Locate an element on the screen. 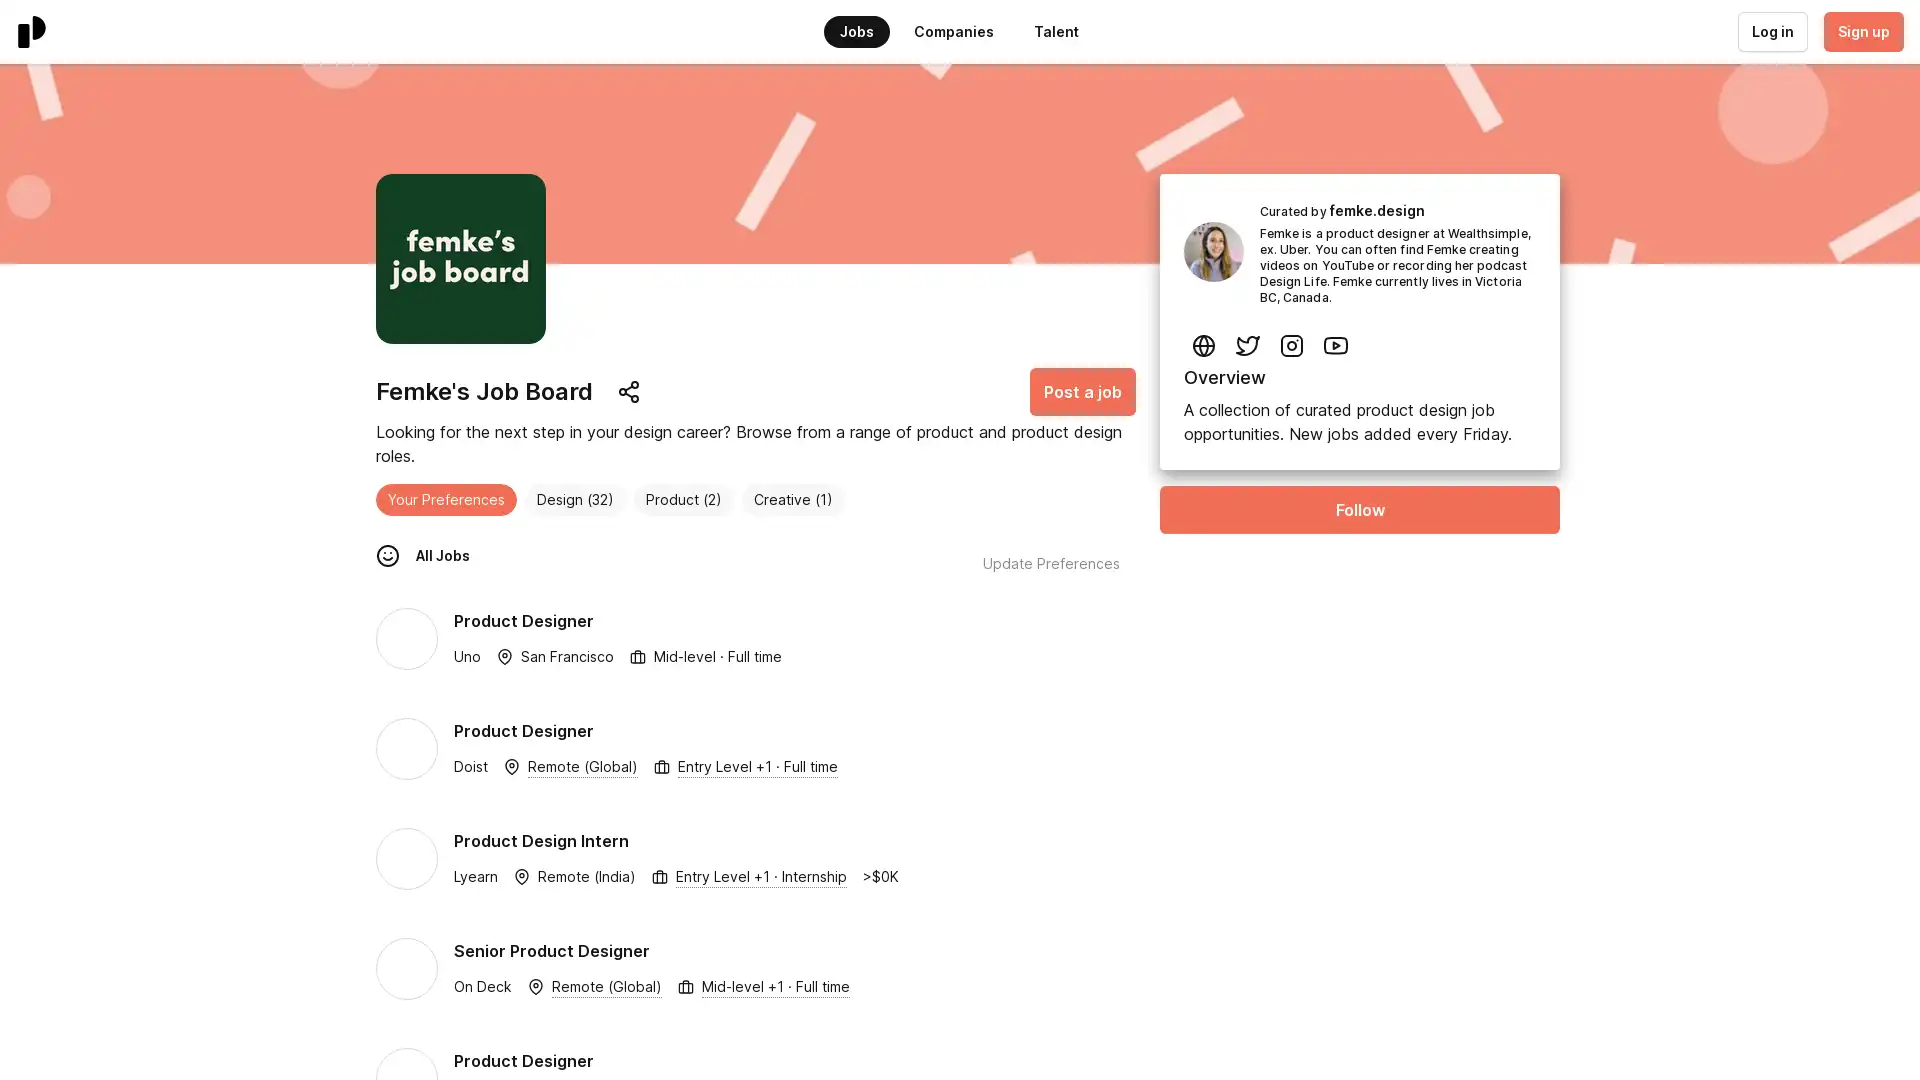  Follow is located at coordinates (1359, 508).